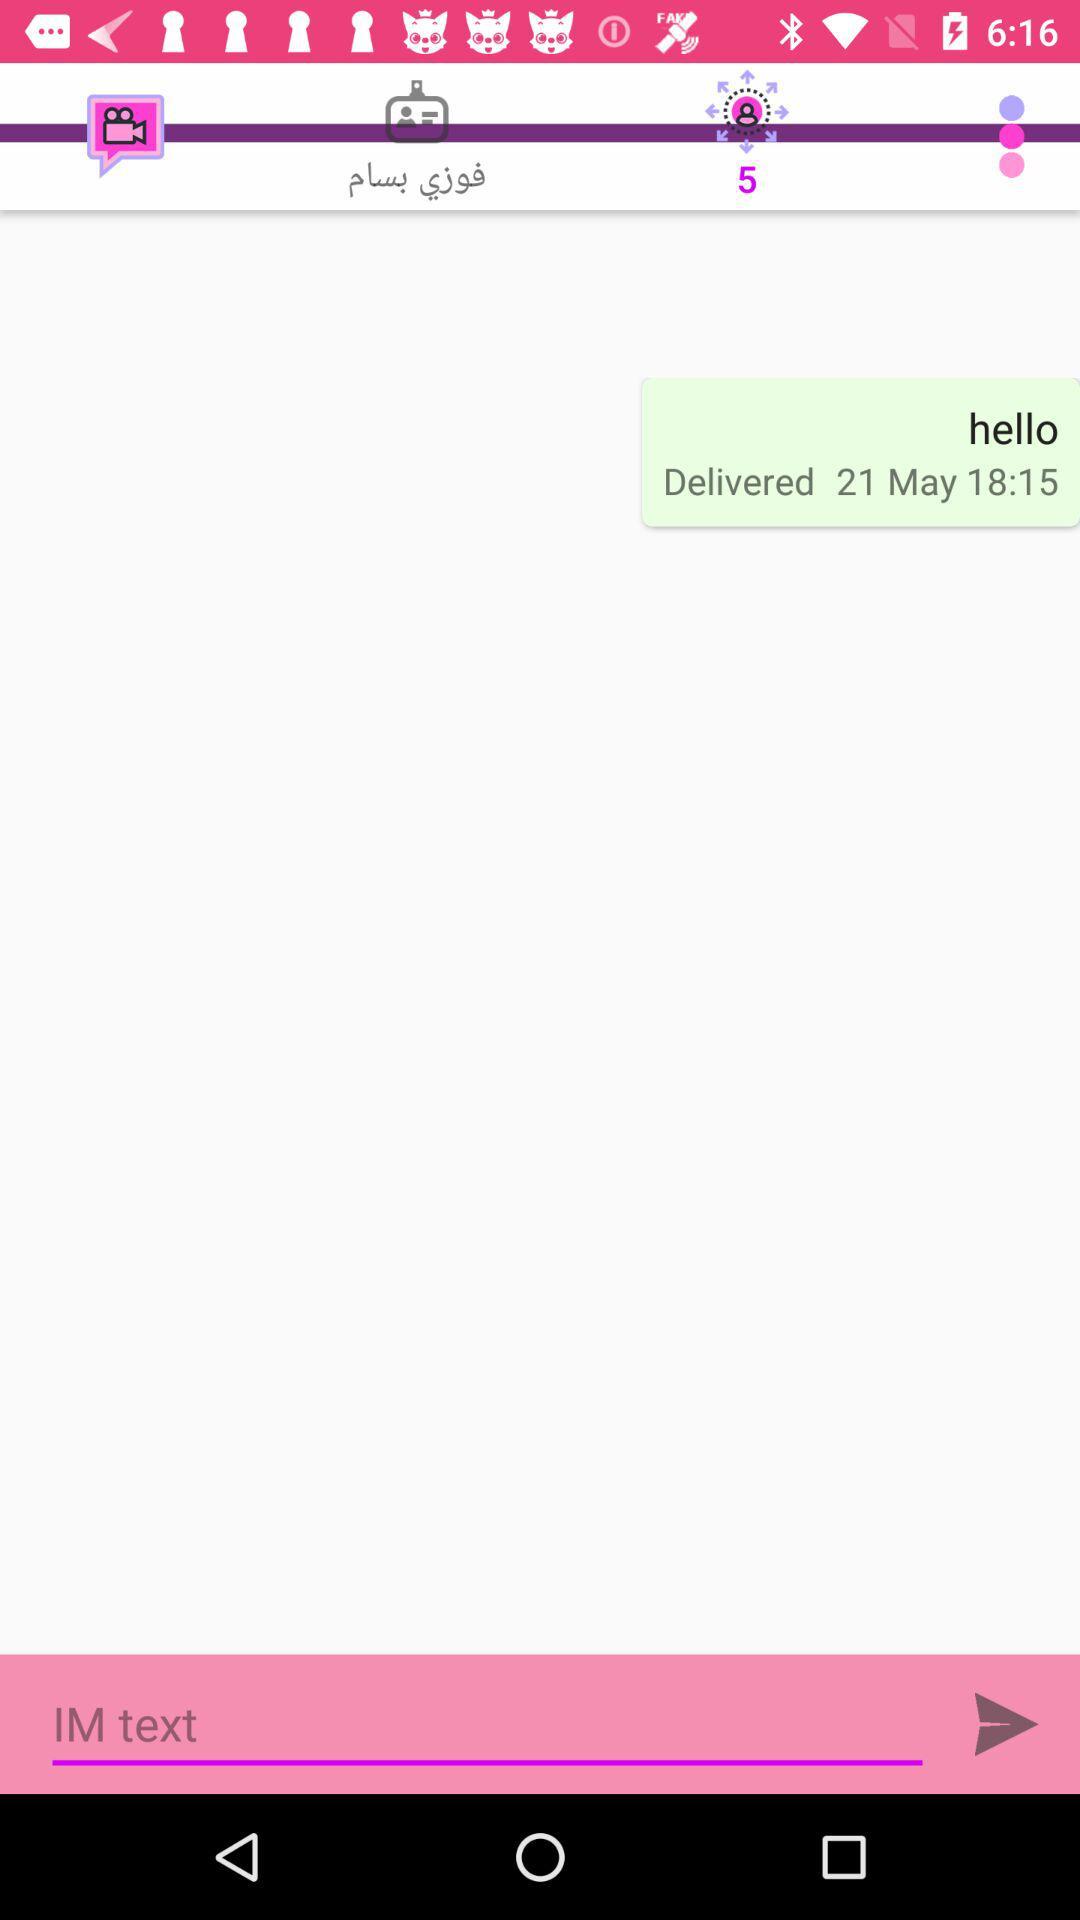 Image resolution: width=1080 pixels, height=1920 pixels. What do you see at coordinates (1006, 1723) in the screenshot?
I see `send message` at bounding box center [1006, 1723].